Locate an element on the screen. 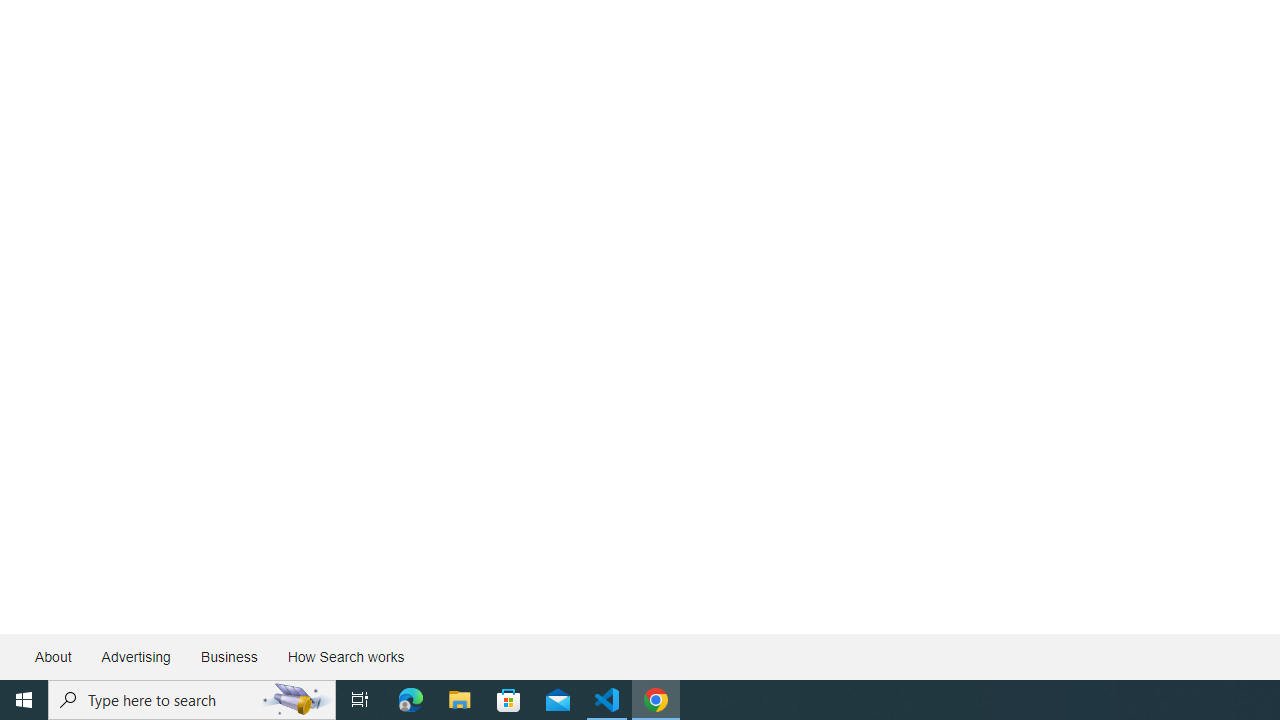 This screenshot has width=1280, height=720. 'How Search works' is located at coordinates (345, 657).